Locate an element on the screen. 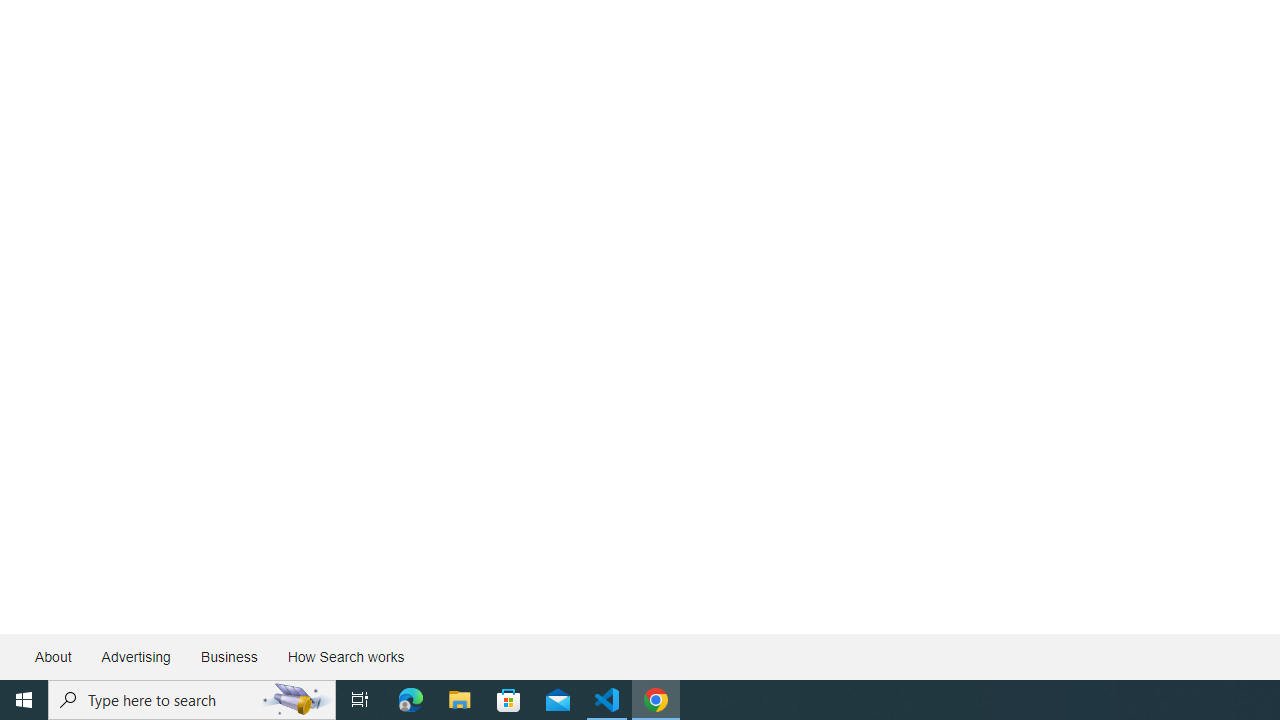 This screenshot has width=1280, height=720. 'How Search works' is located at coordinates (345, 657).